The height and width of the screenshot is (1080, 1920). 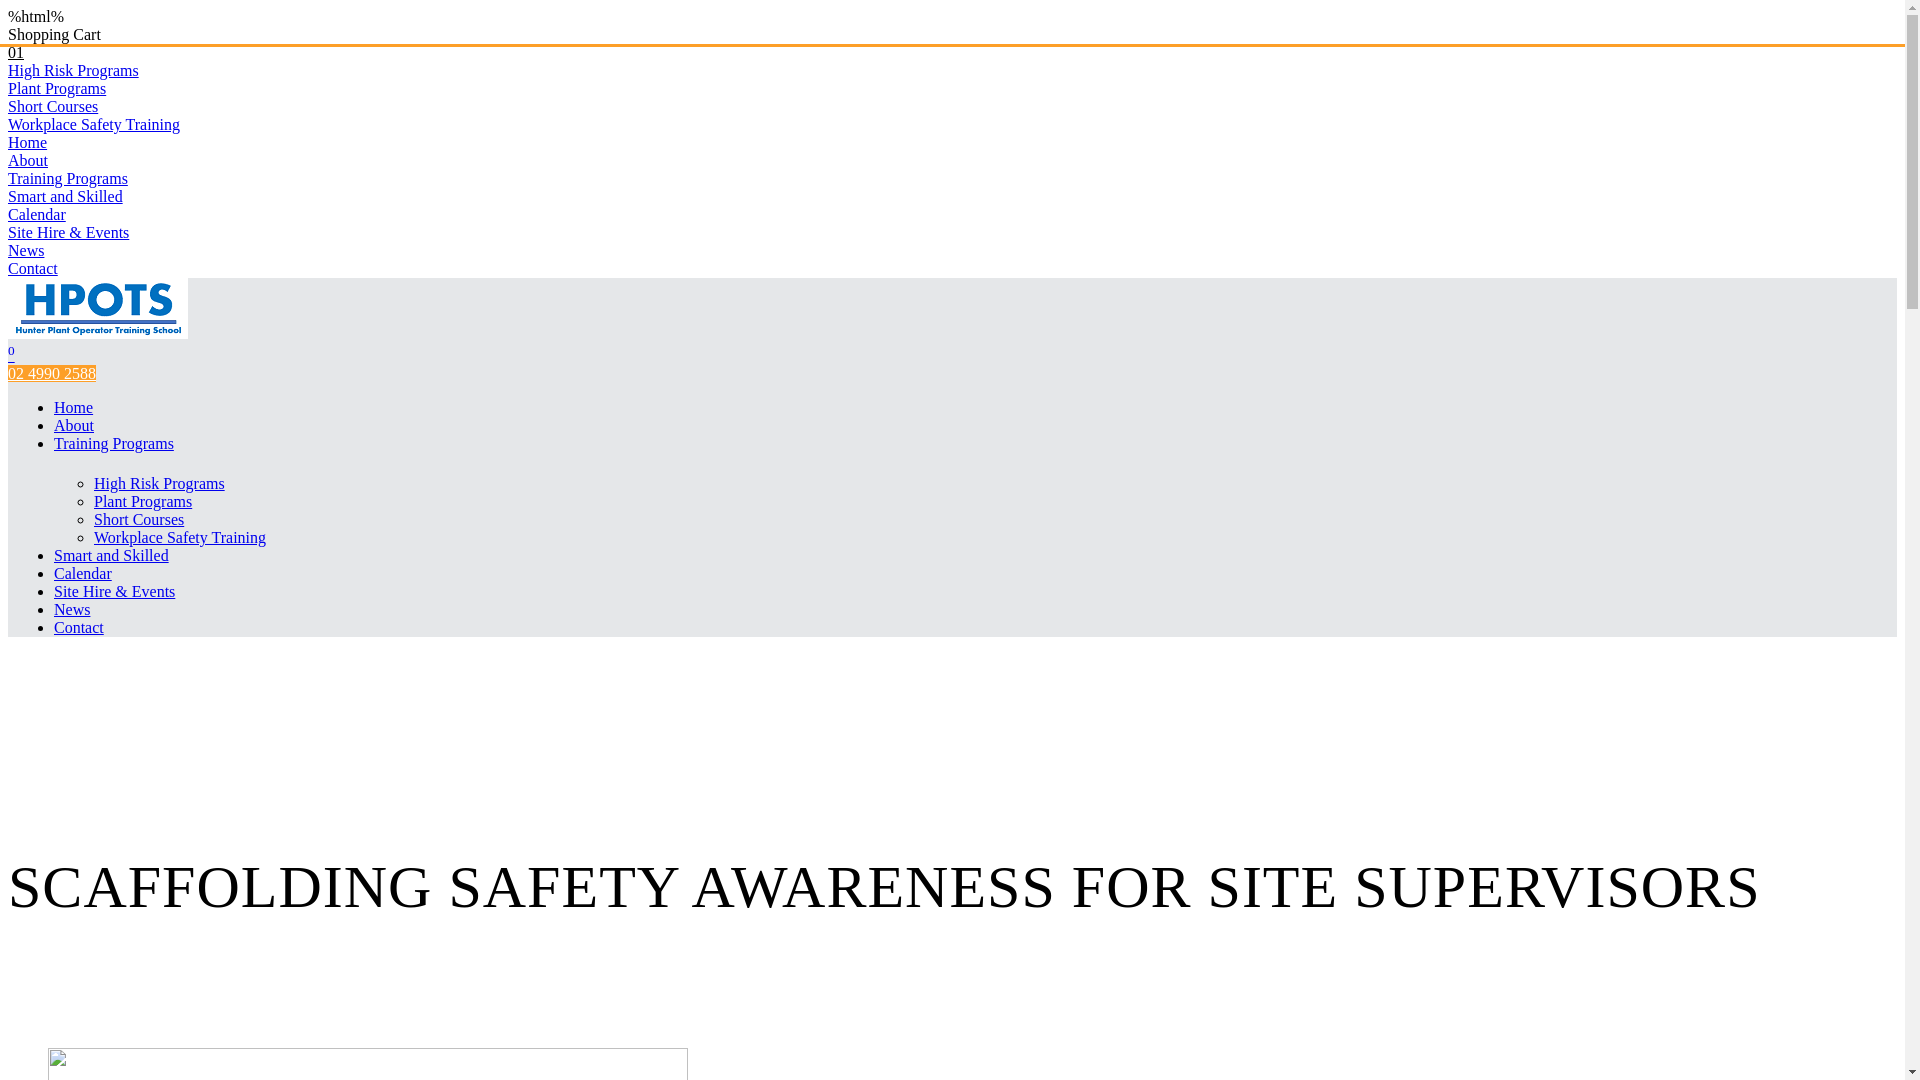 I want to click on 'HPOTS', so click(x=96, y=332).